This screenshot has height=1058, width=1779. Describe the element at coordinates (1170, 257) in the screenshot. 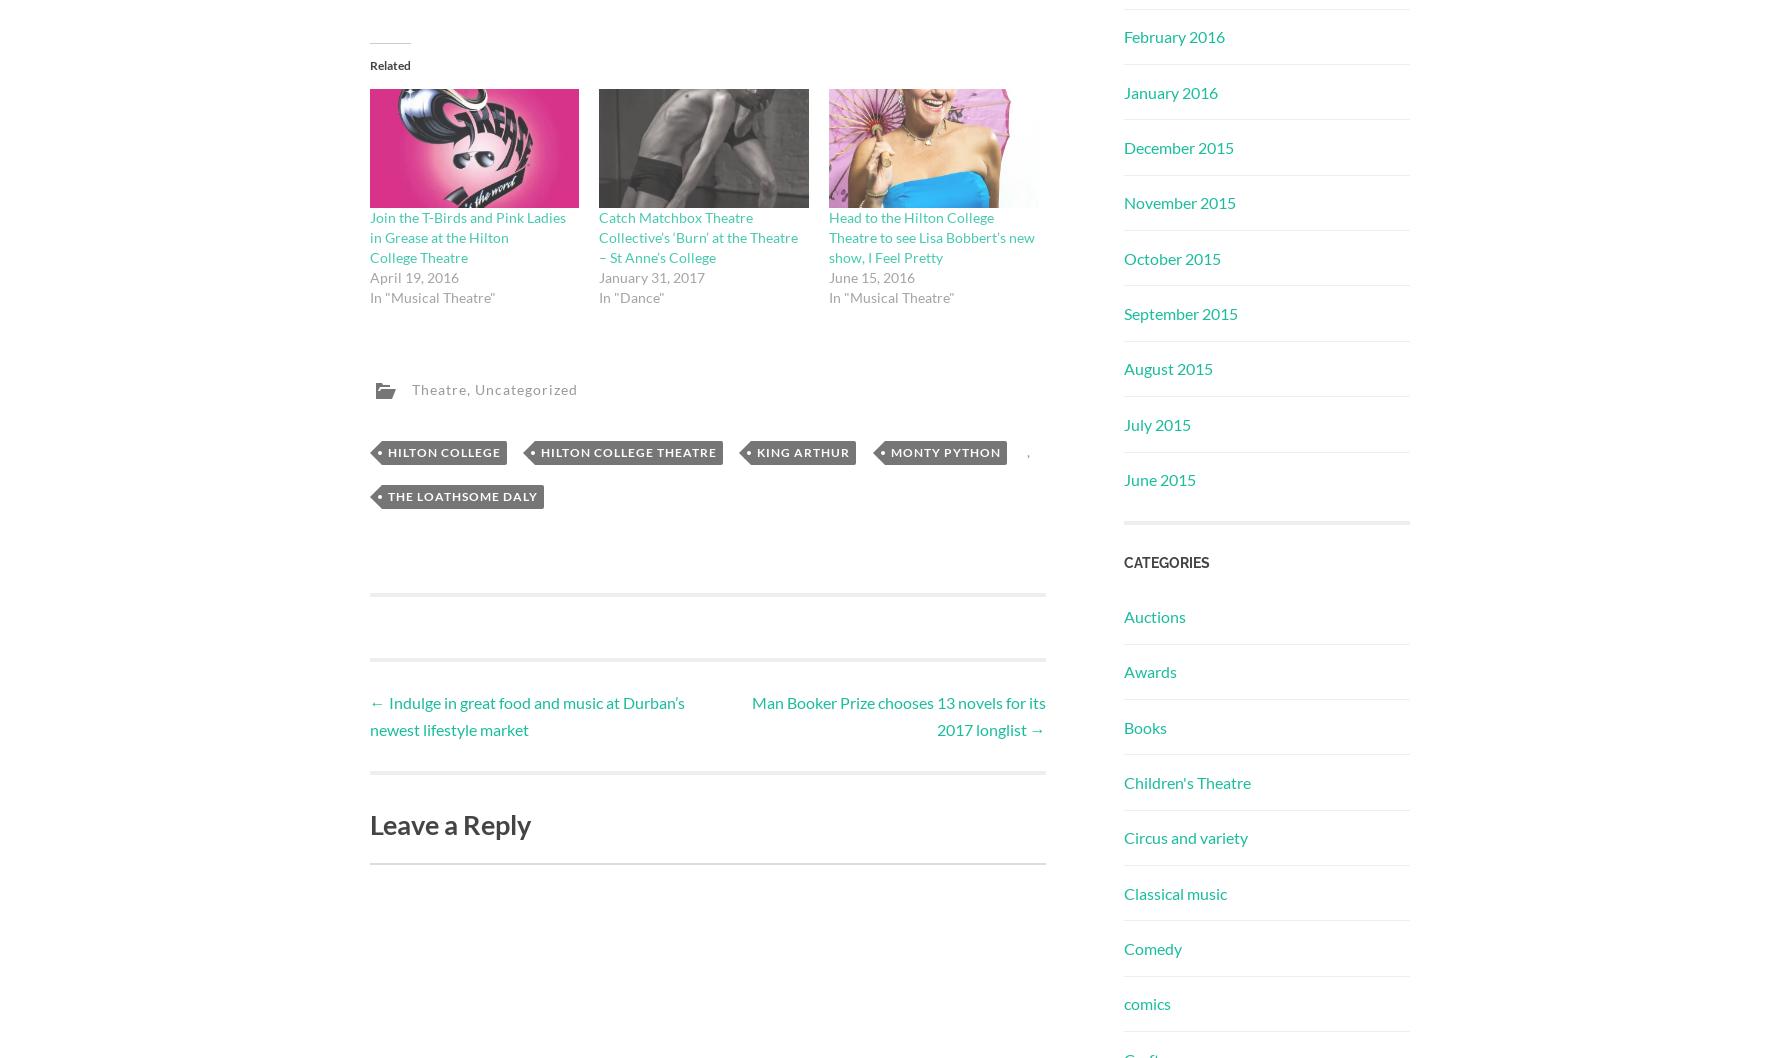

I see `'October 2015'` at that location.